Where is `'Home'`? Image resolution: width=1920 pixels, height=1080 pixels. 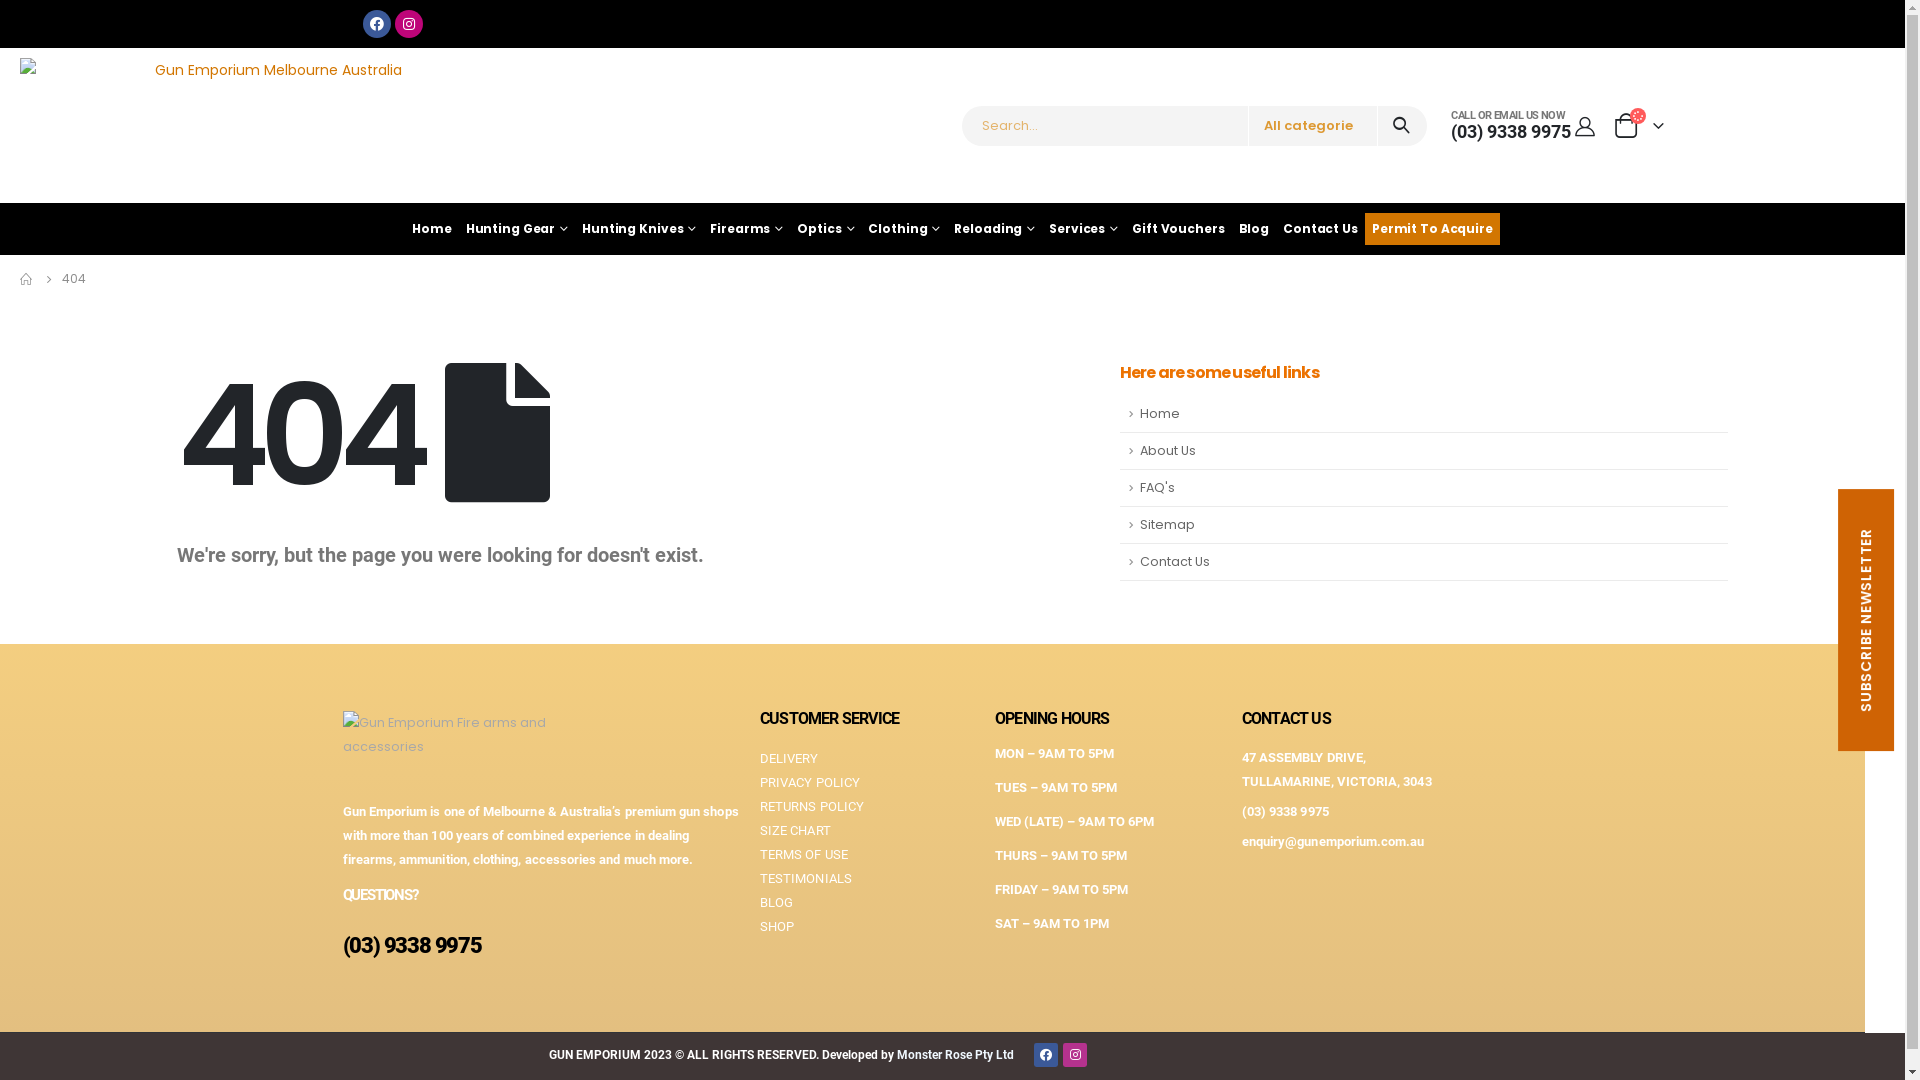
'Home' is located at coordinates (431, 227).